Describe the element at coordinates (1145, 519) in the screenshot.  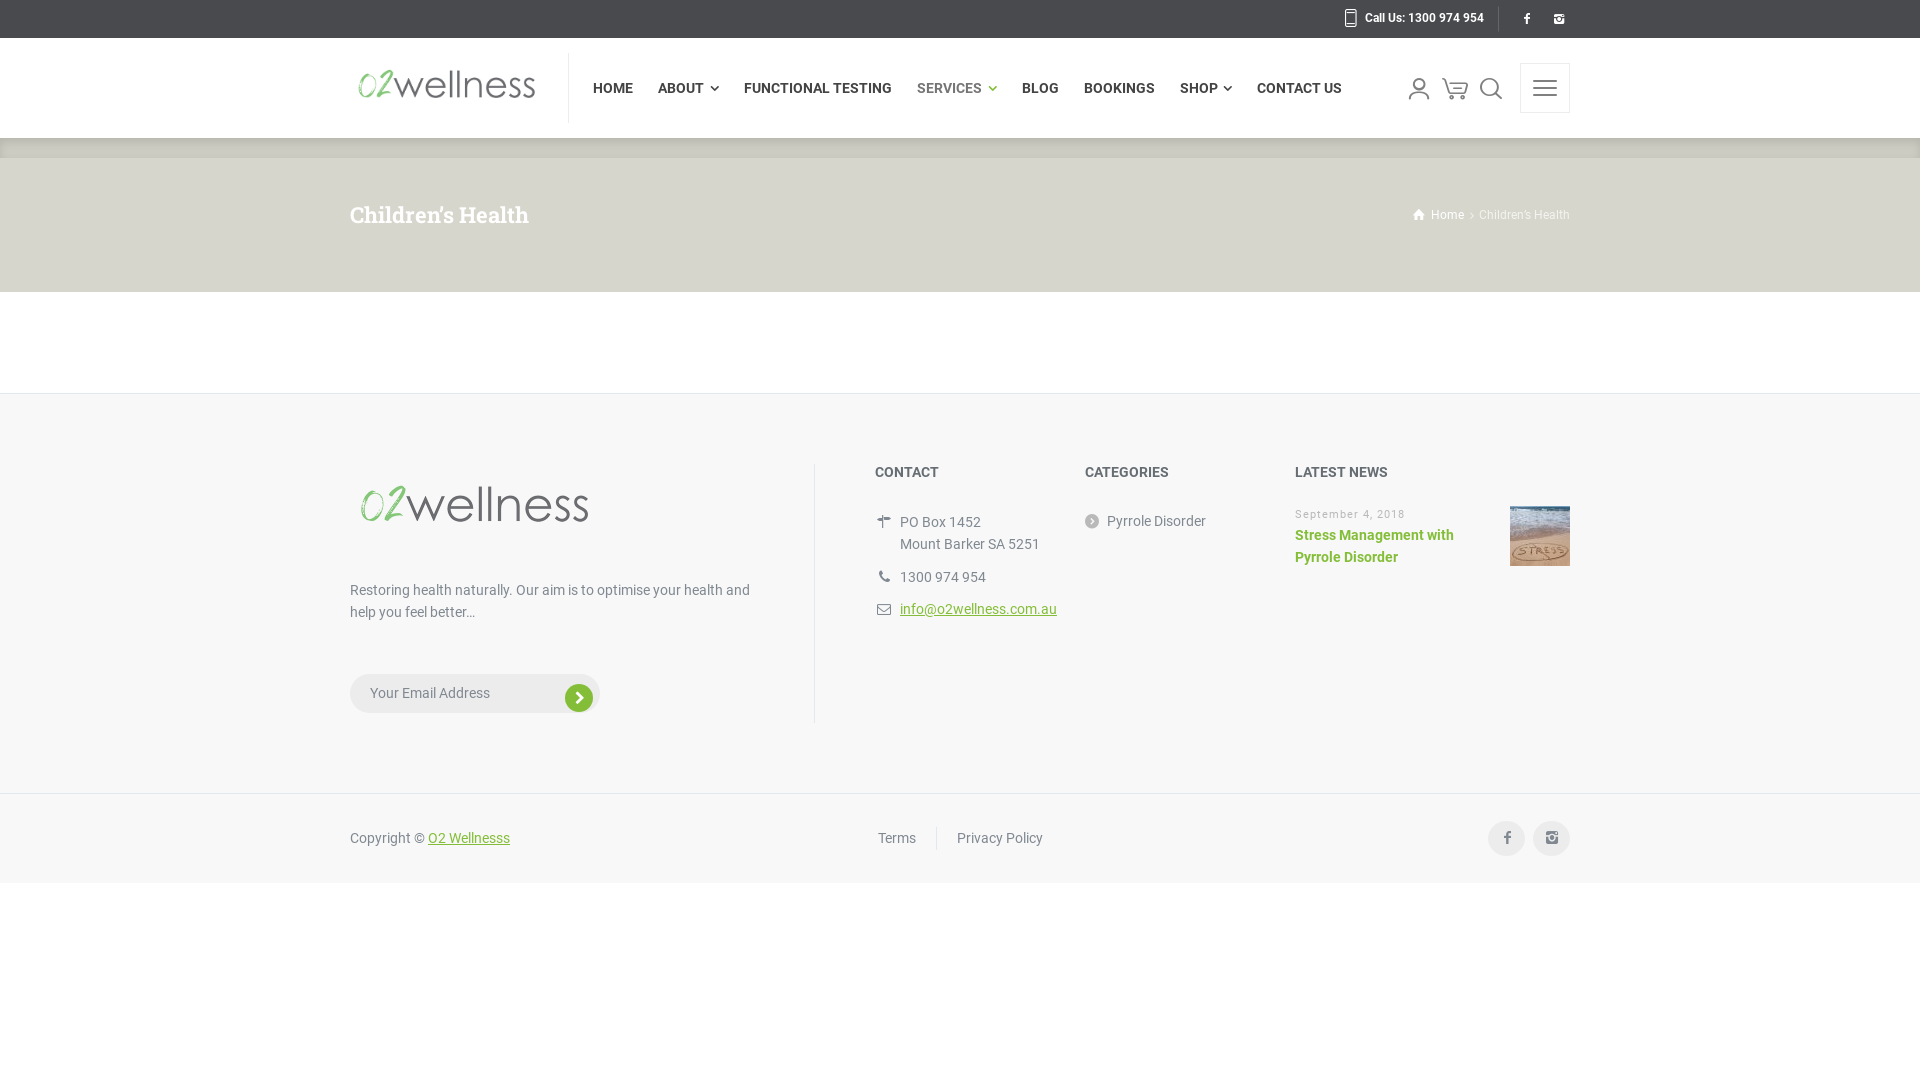
I see `'Pyrrole Disorder'` at that location.